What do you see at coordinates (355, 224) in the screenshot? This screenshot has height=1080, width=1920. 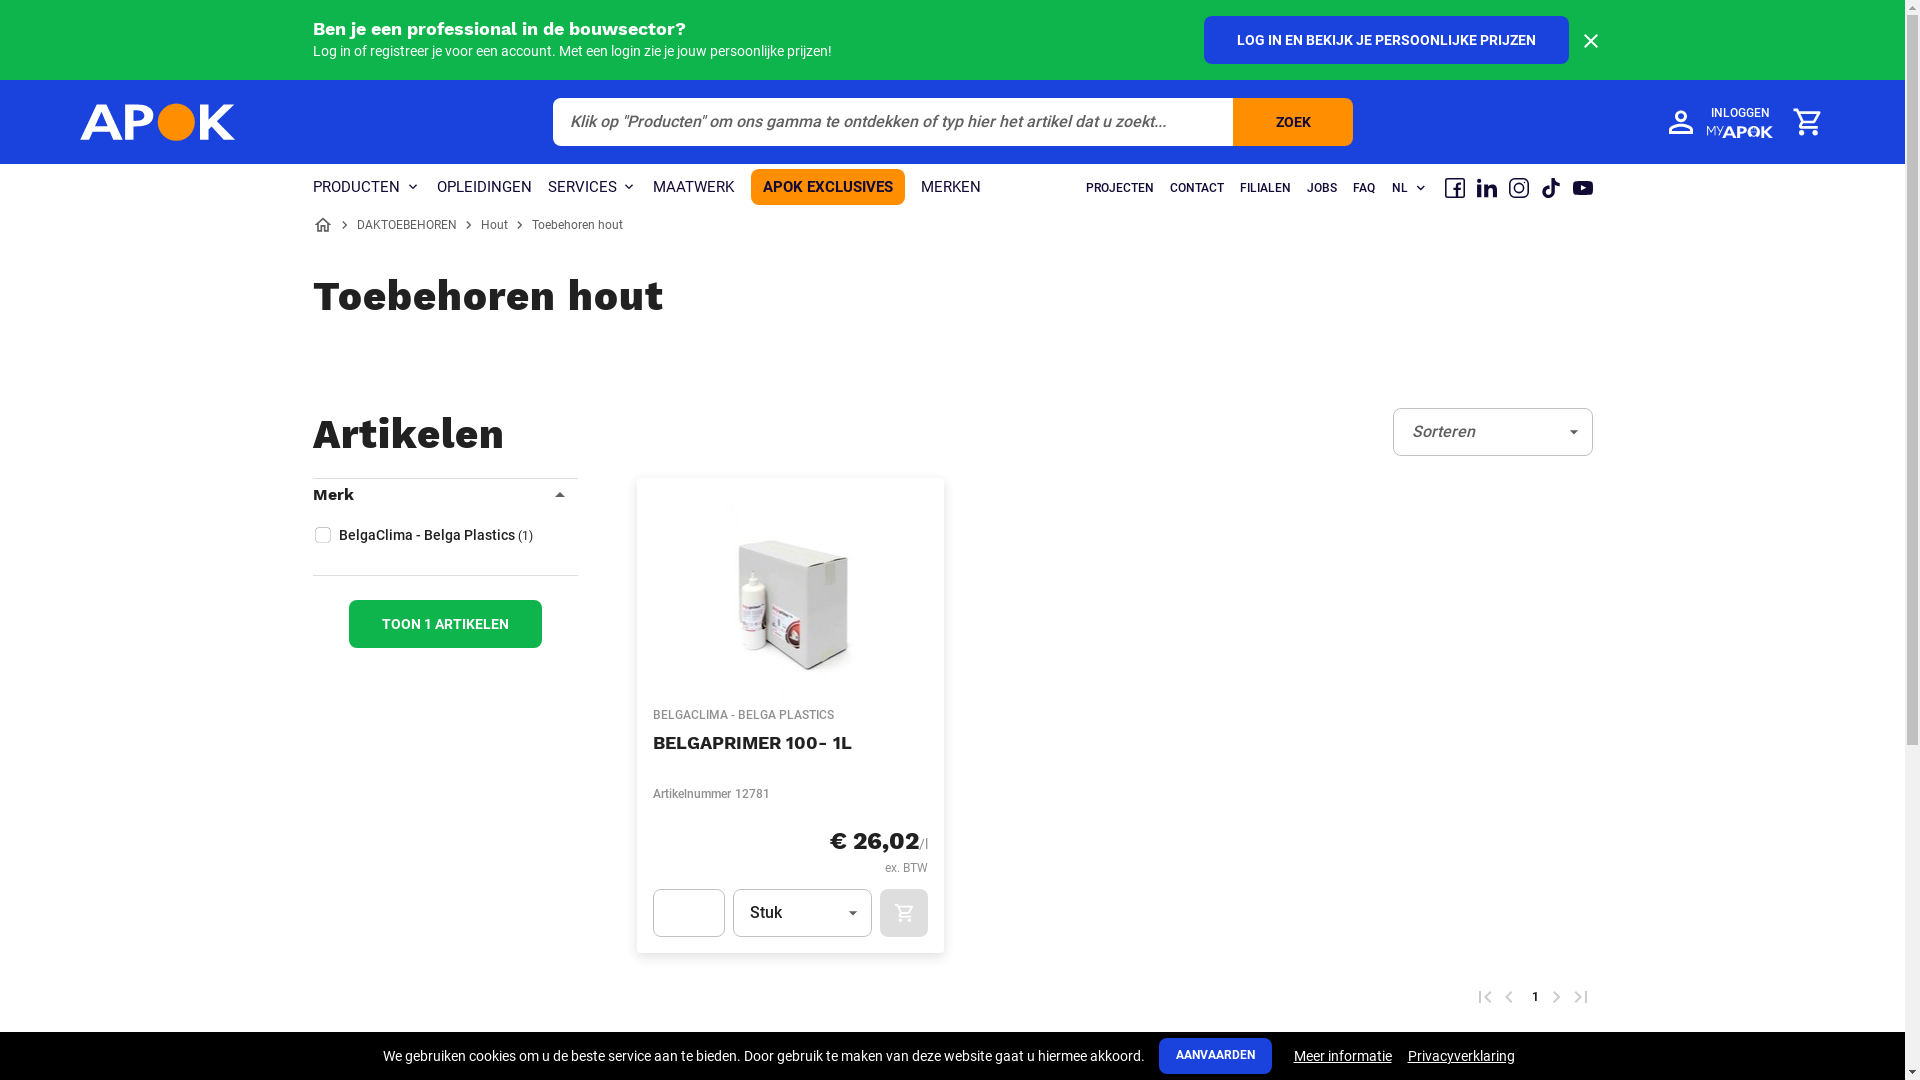 I see `'DAKTOEBEHOREN'` at bounding box center [355, 224].